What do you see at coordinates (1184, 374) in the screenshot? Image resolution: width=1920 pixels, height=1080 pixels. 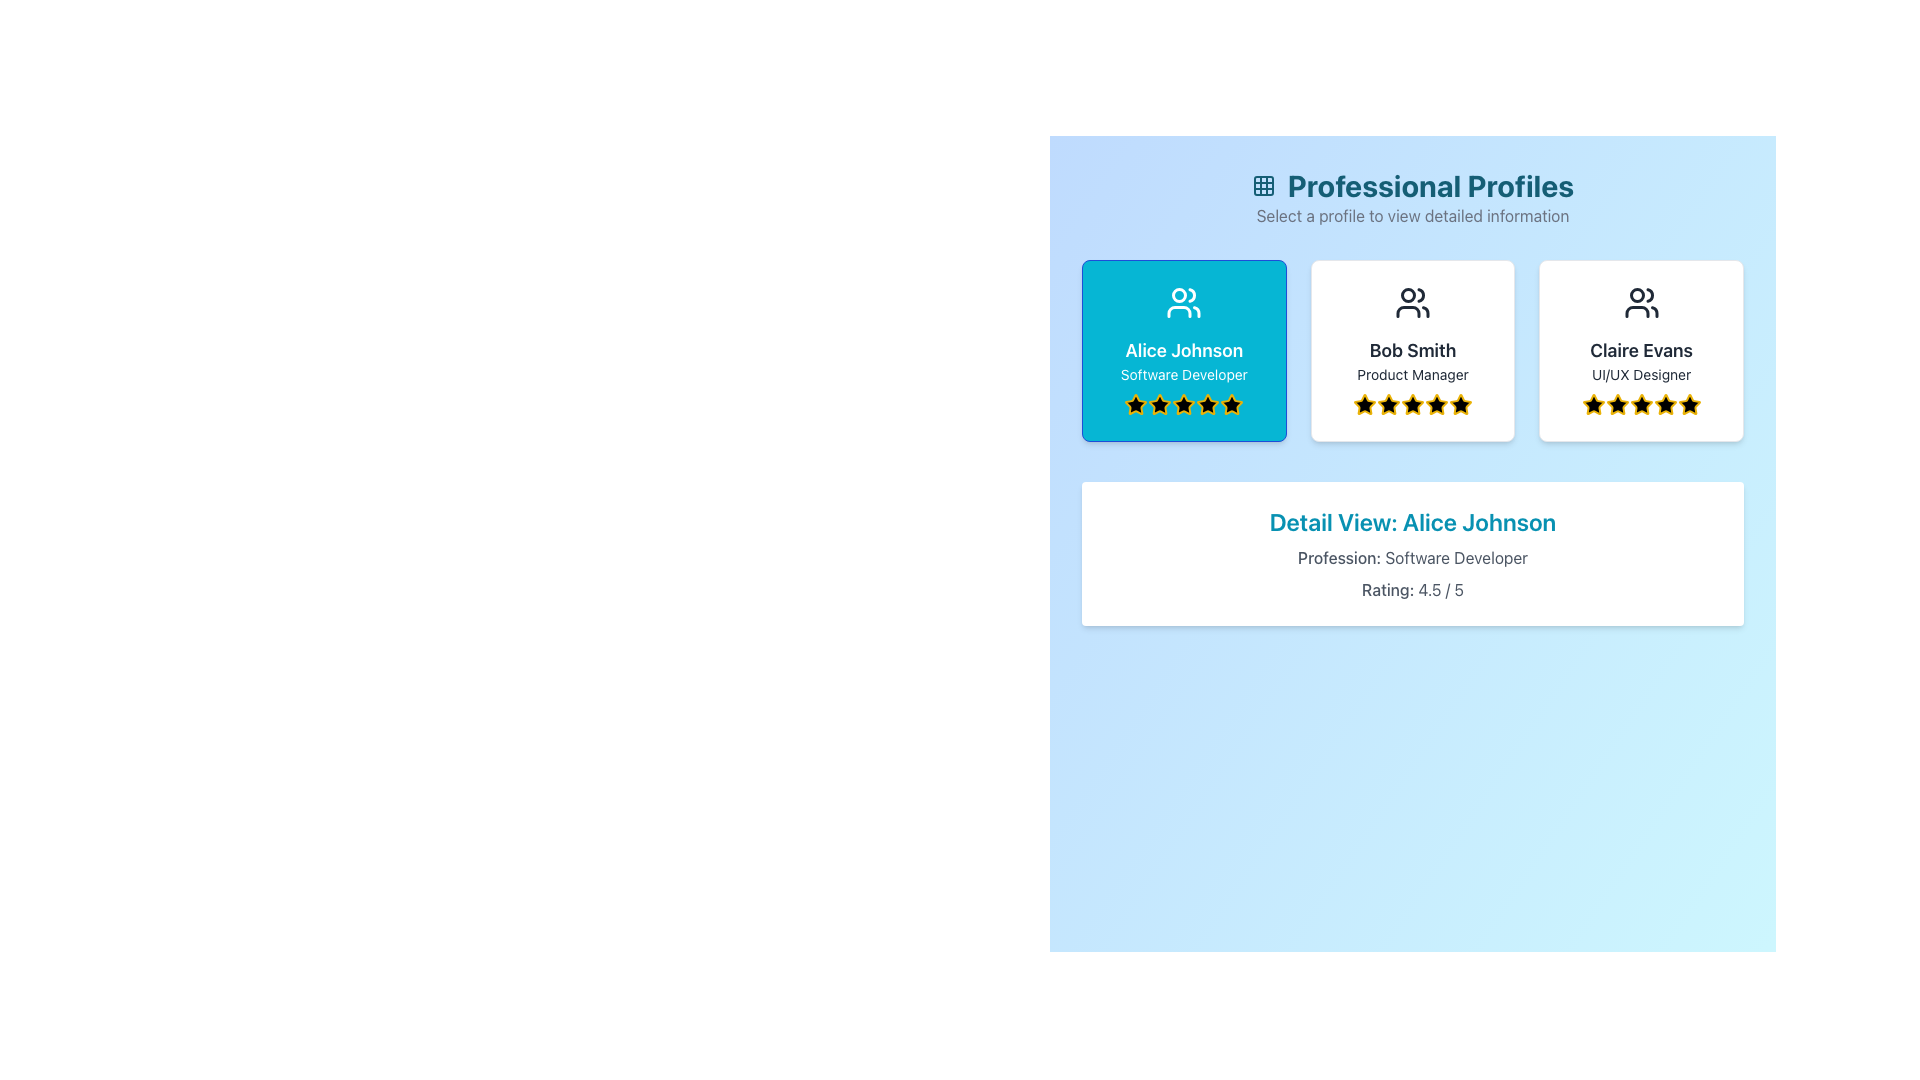 I see `the text label that describes the job title or role associated with 'Alice Johnson', located beneath her name and above the star rating icons` at bounding box center [1184, 374].